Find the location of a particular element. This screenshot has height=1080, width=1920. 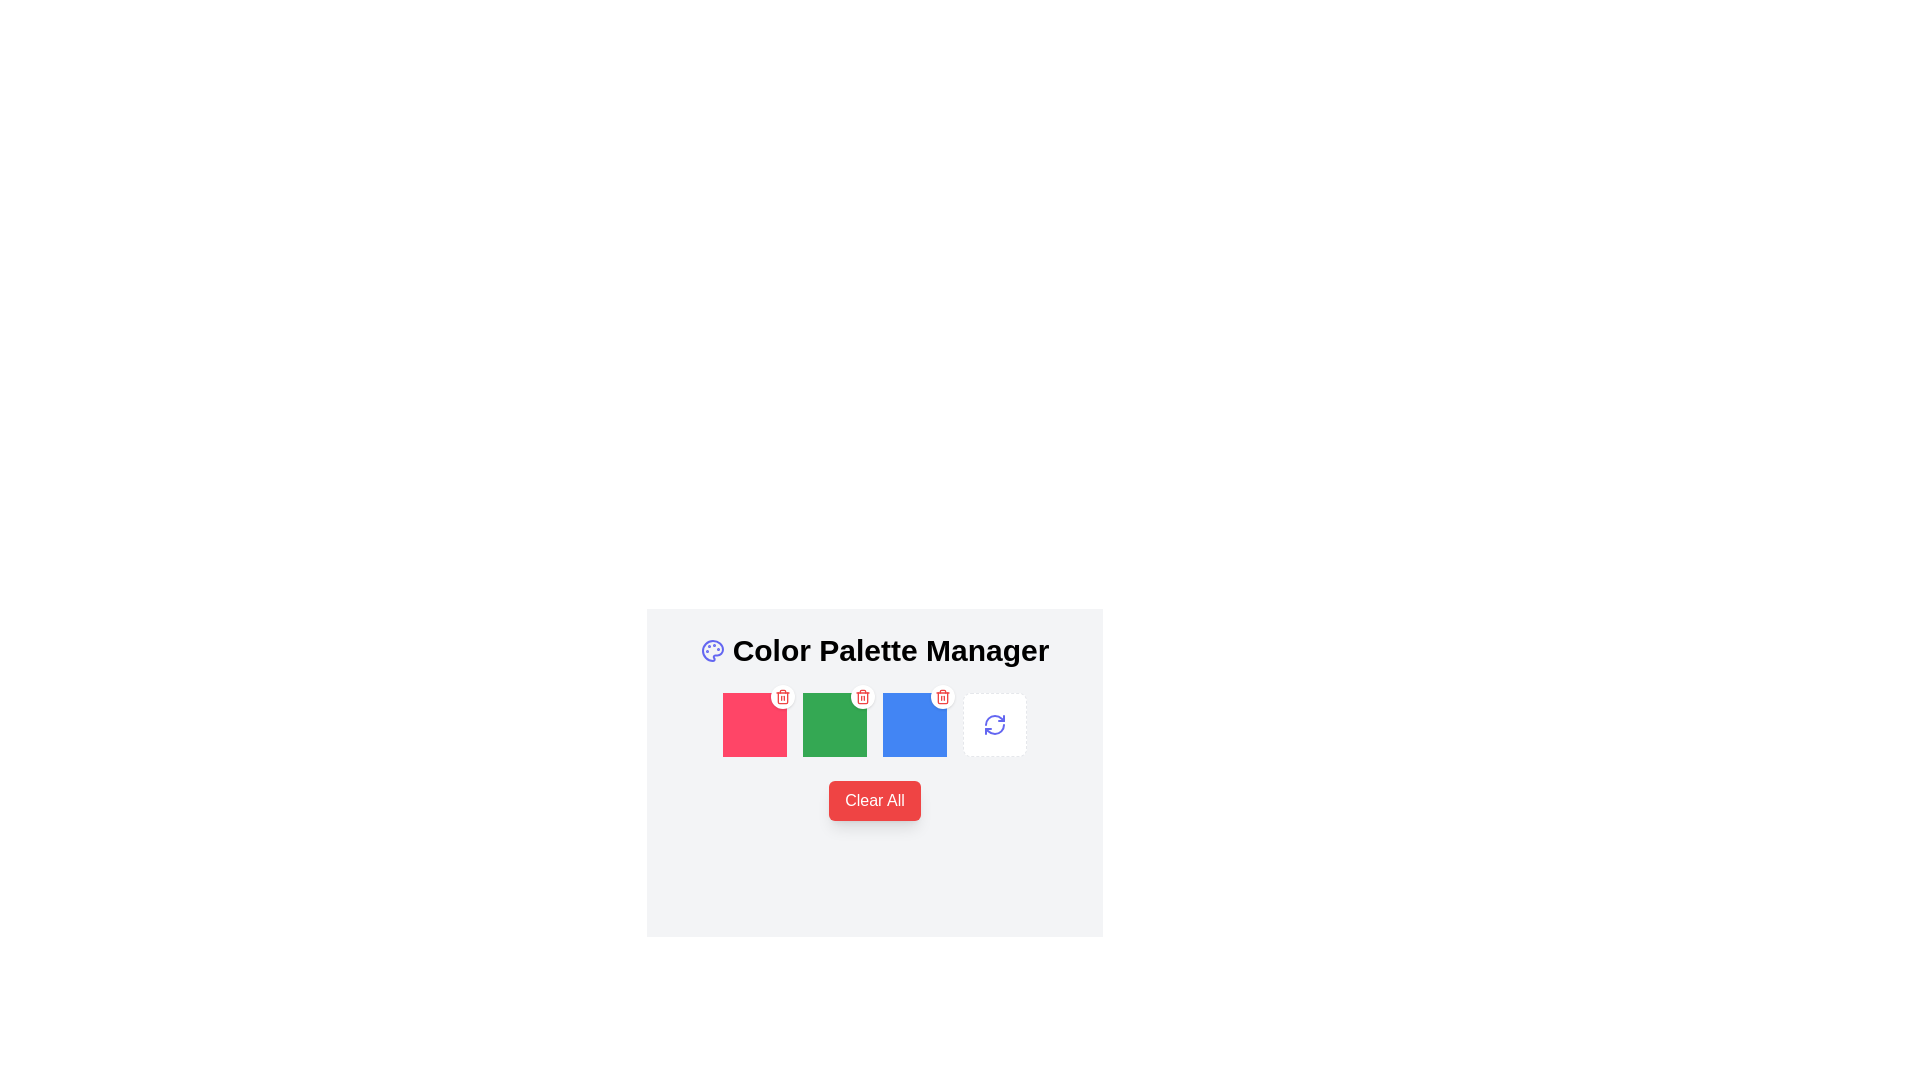

the decorative icon representing the 'Color Palette Manager' section, located to the immediate left of the text is located at coordinates (712, 651).